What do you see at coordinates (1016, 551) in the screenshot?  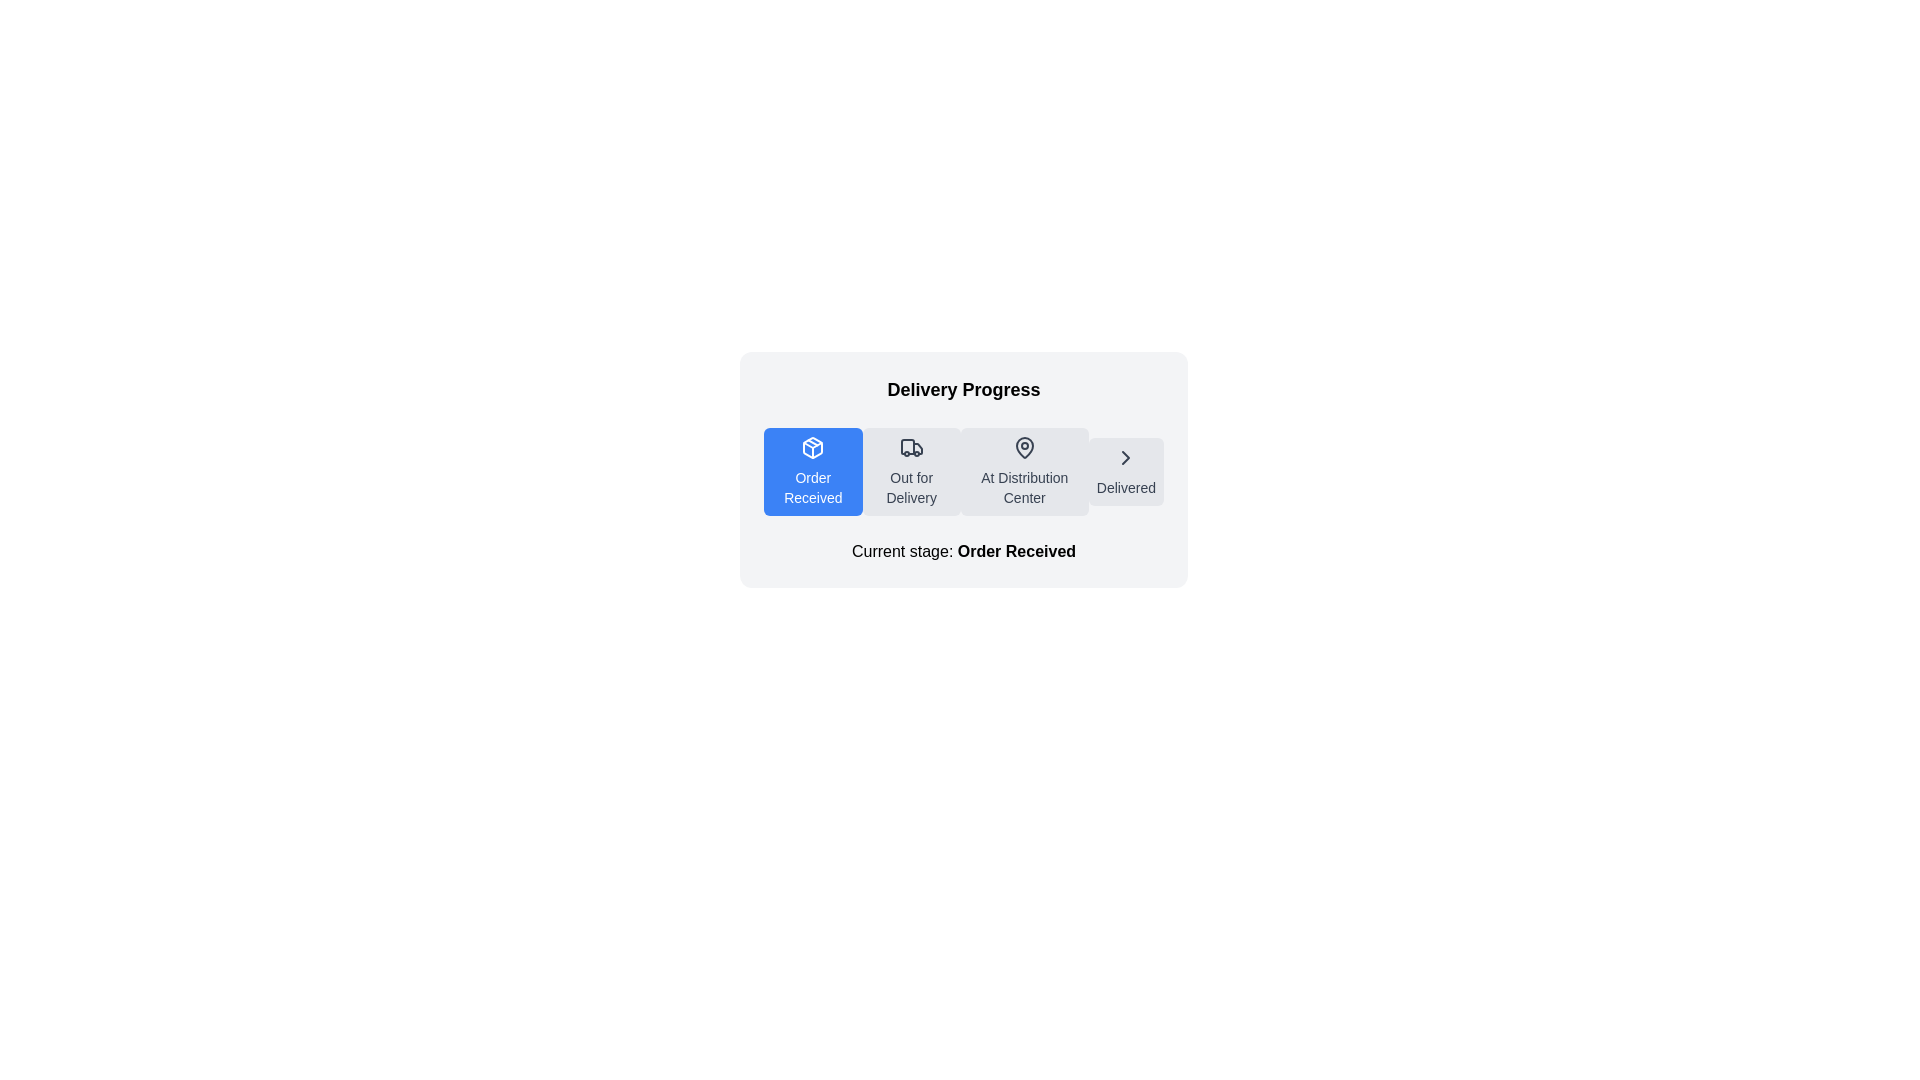 I see `the text label displaying 'Order Received', which is styled with bold black text and located below the 'Delivery Progress' status tracker` at bounding box center [1016, 551].